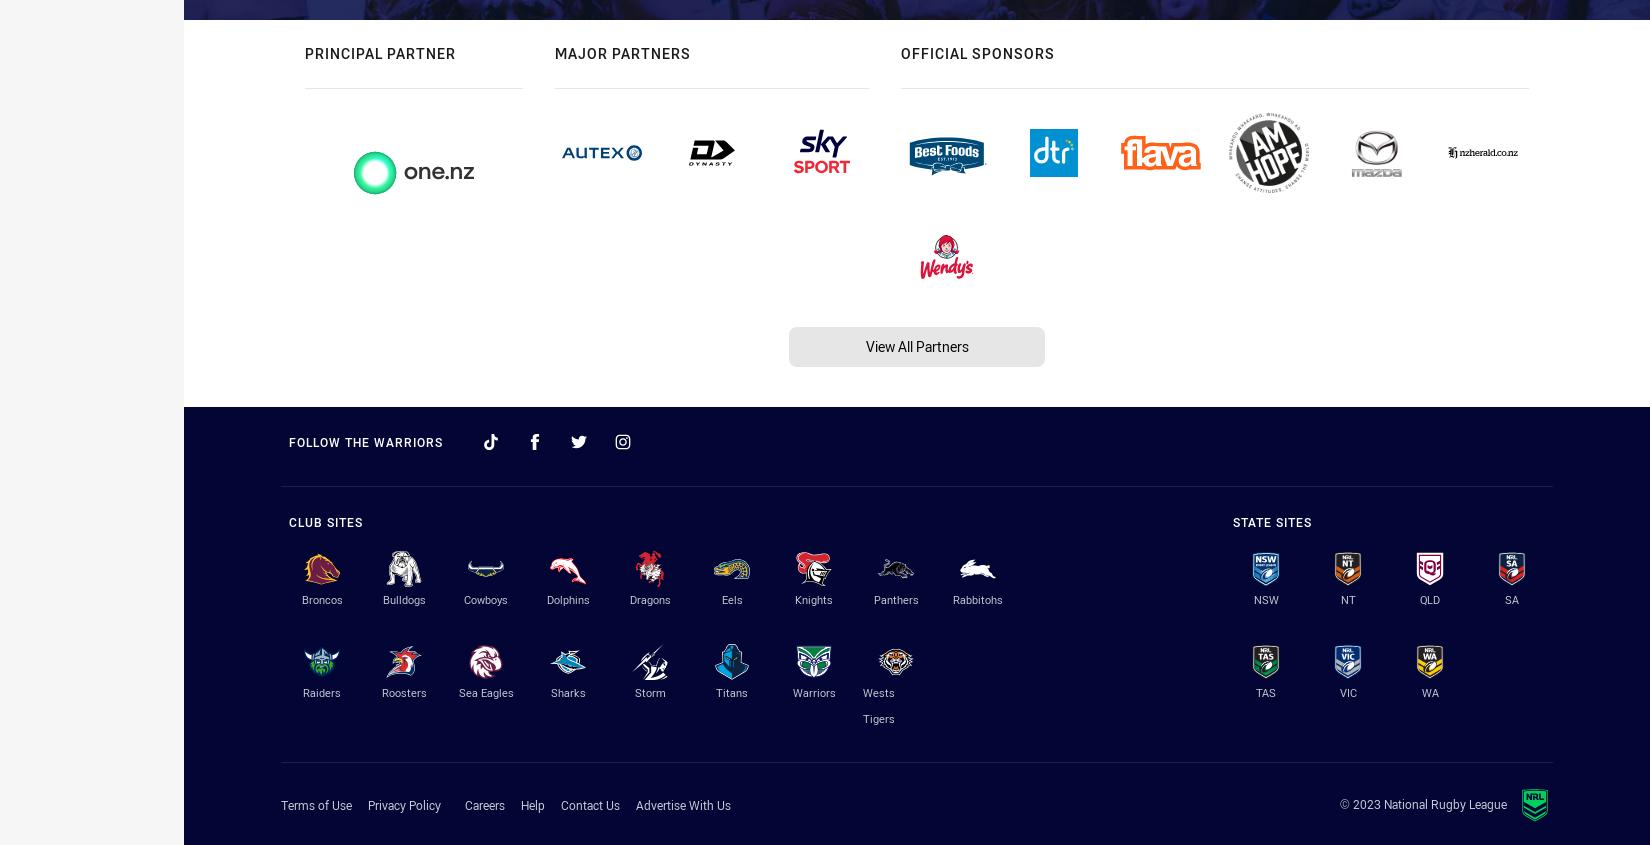 The image size is (1650, 845). I want to click on 'Club Sites', so click(326, 520).